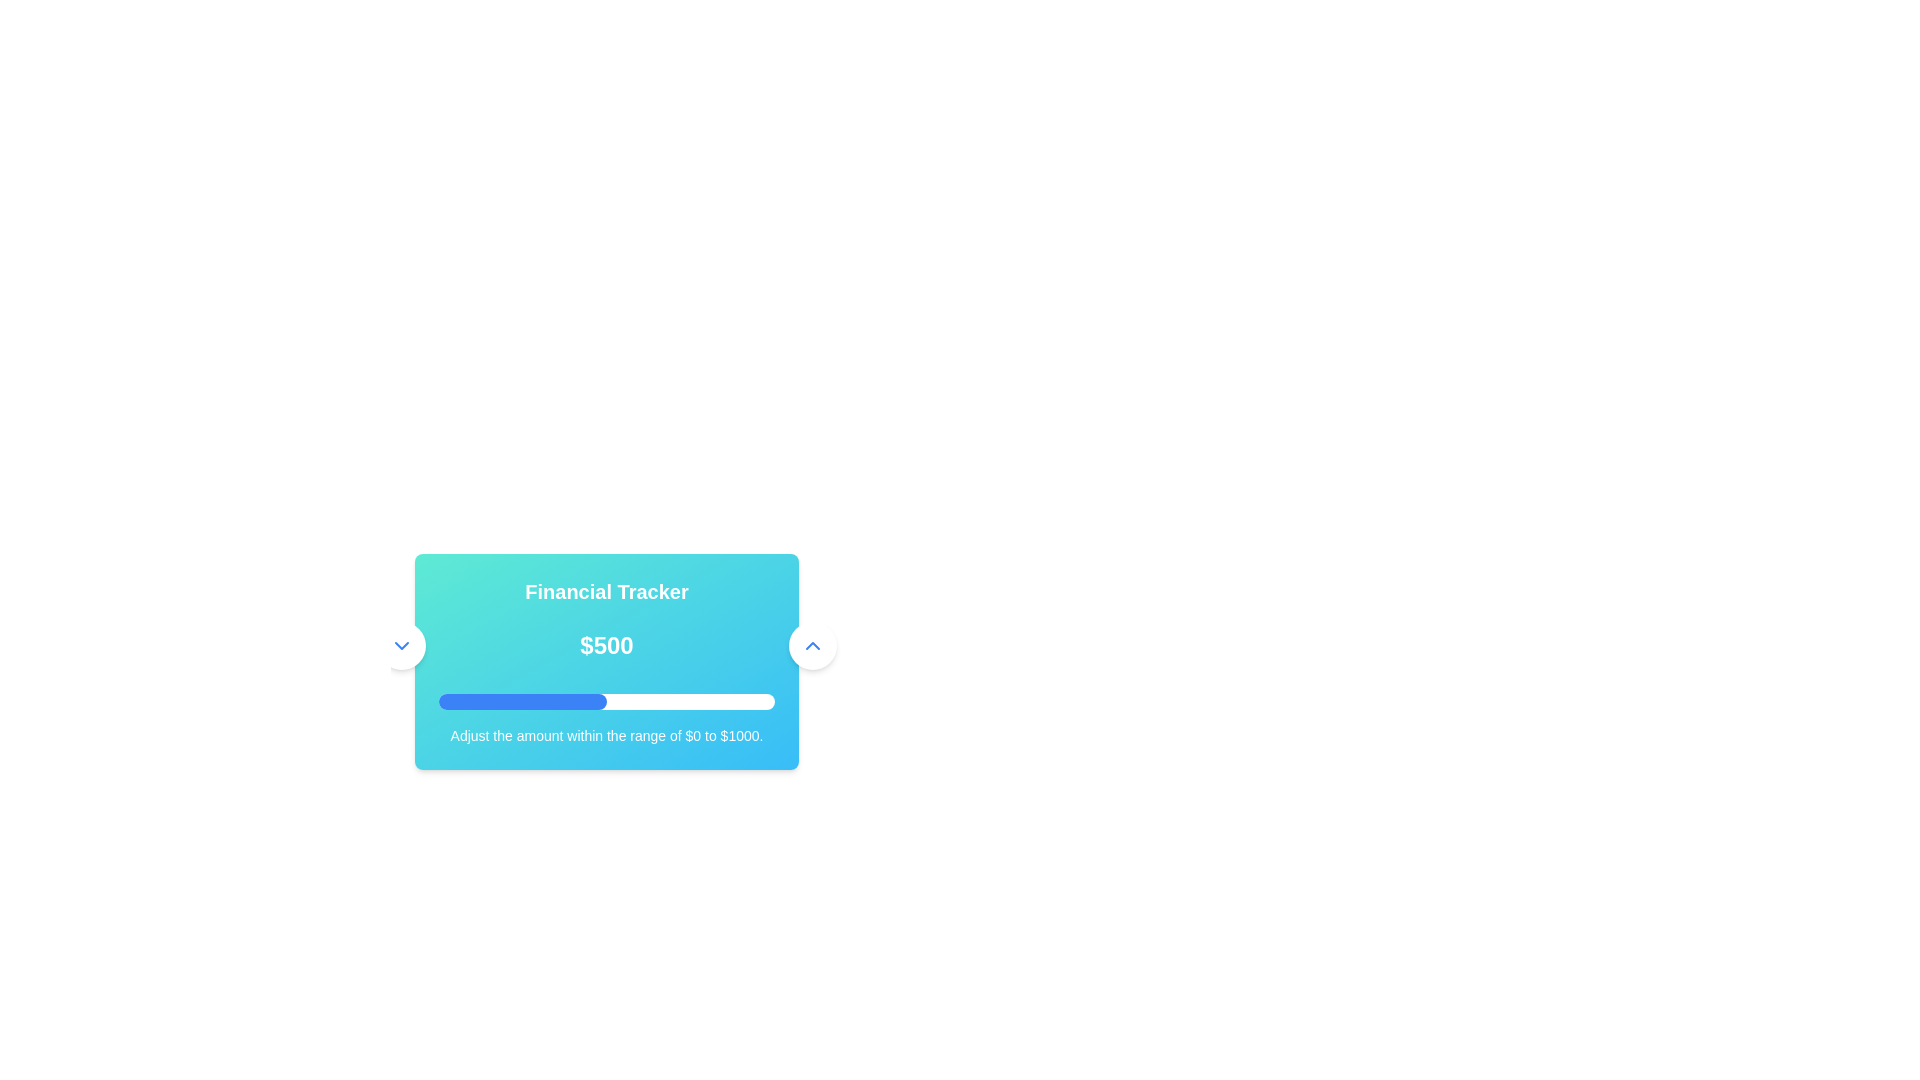 The height and width of the screenshot is (1080, 1920). I want to click on the slider, so click(646, 701).